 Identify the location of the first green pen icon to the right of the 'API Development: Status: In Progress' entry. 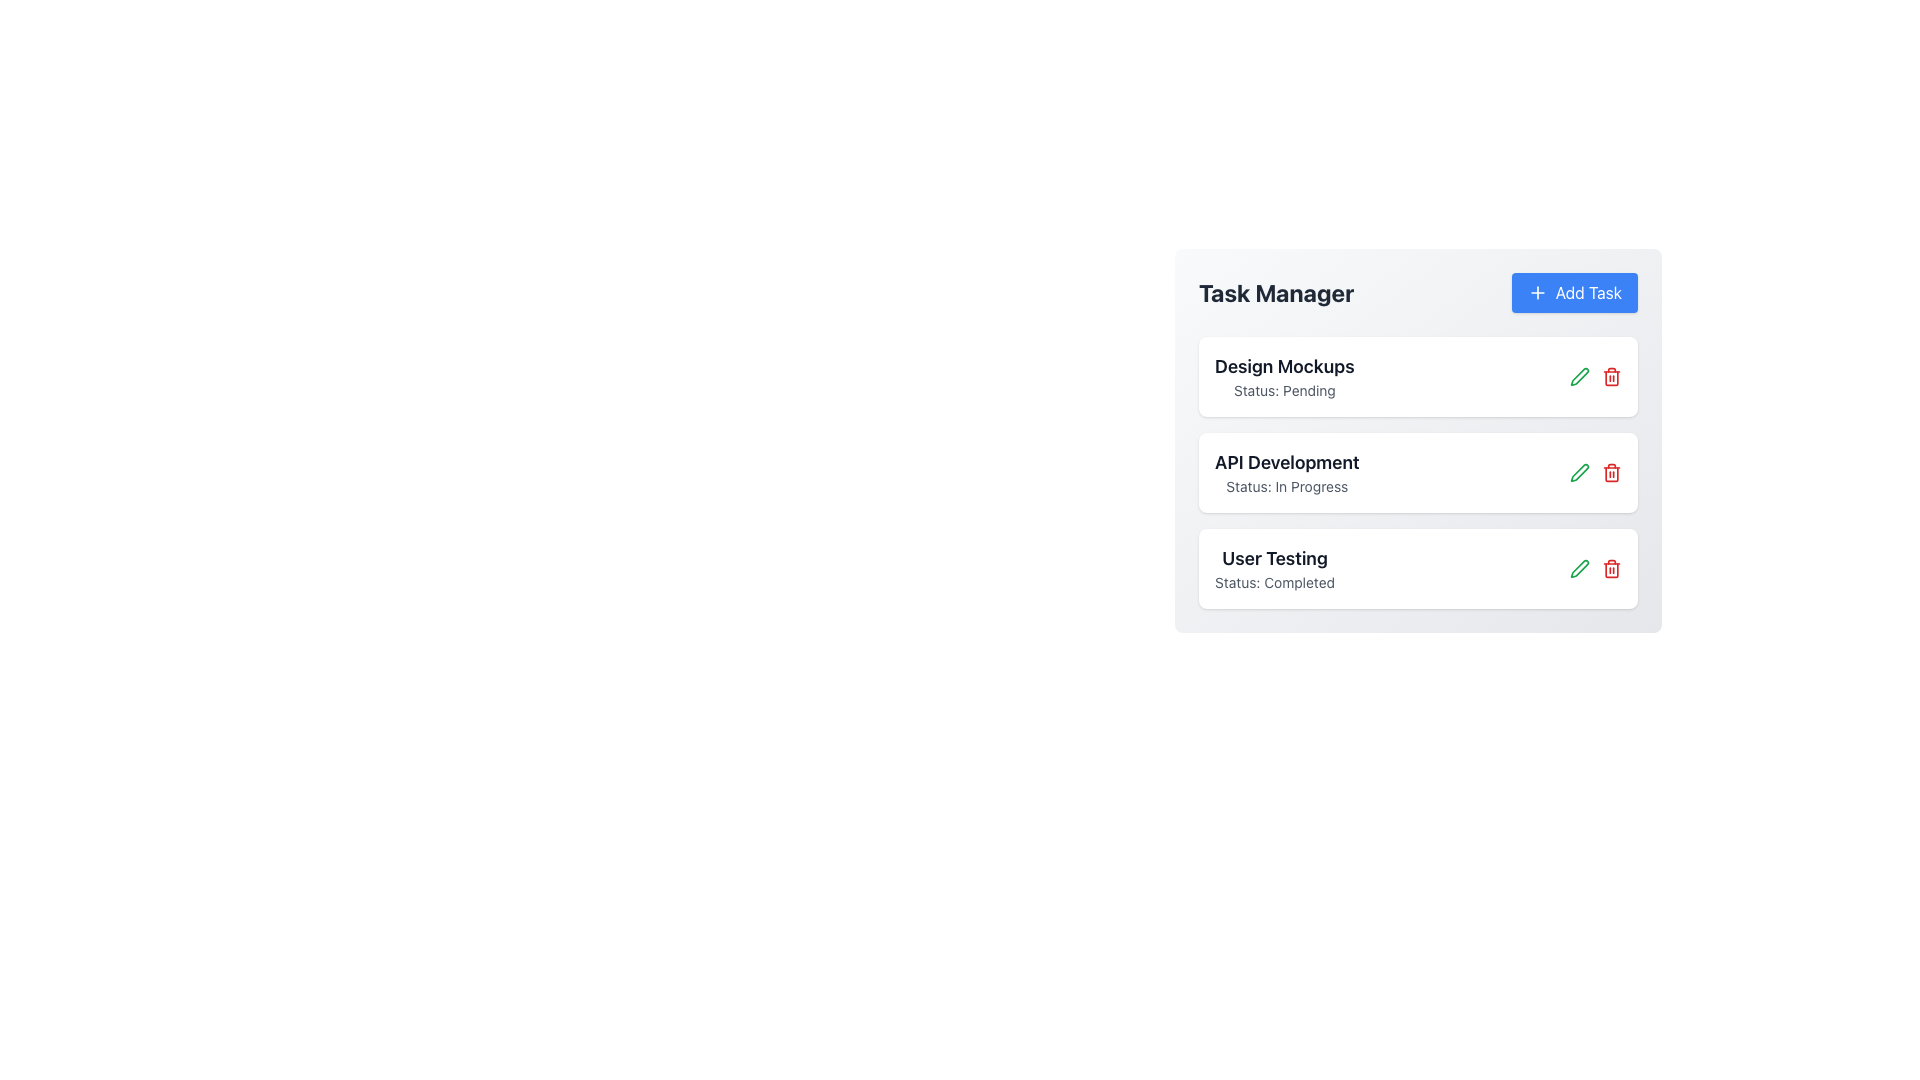
(1578, 377).